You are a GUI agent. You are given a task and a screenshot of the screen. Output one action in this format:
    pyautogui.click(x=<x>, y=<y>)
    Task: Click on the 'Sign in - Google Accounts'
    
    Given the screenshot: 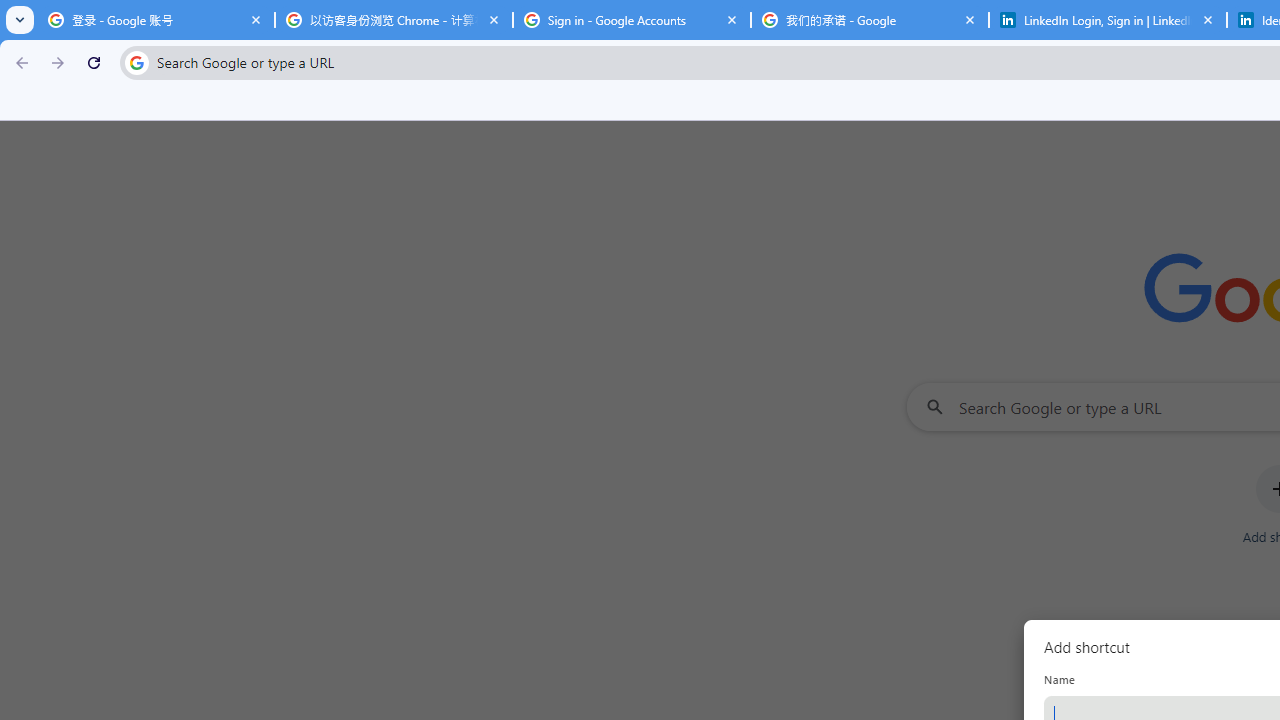 What is the action you would take?
    pyautogui.click(x=631, y=20)
    